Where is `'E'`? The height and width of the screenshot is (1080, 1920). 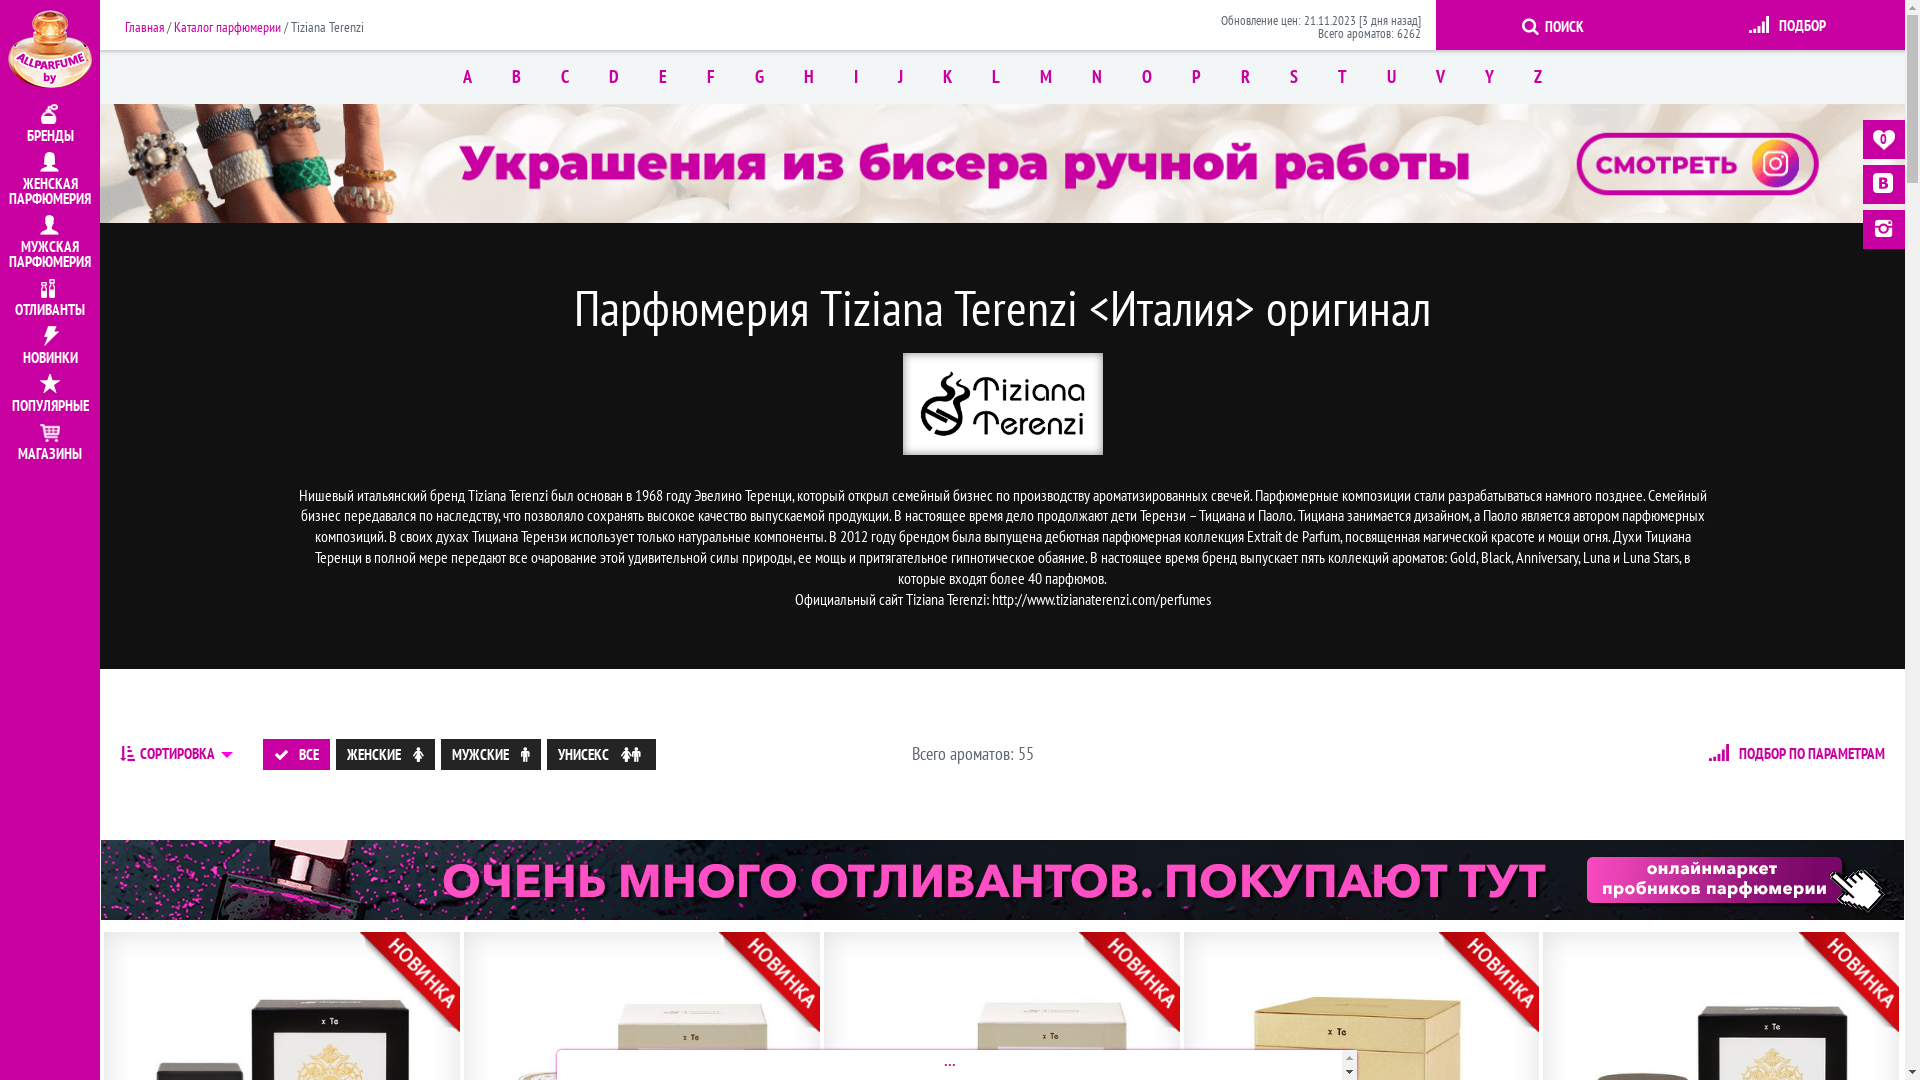 'E' is located at coordinates (662, 76).